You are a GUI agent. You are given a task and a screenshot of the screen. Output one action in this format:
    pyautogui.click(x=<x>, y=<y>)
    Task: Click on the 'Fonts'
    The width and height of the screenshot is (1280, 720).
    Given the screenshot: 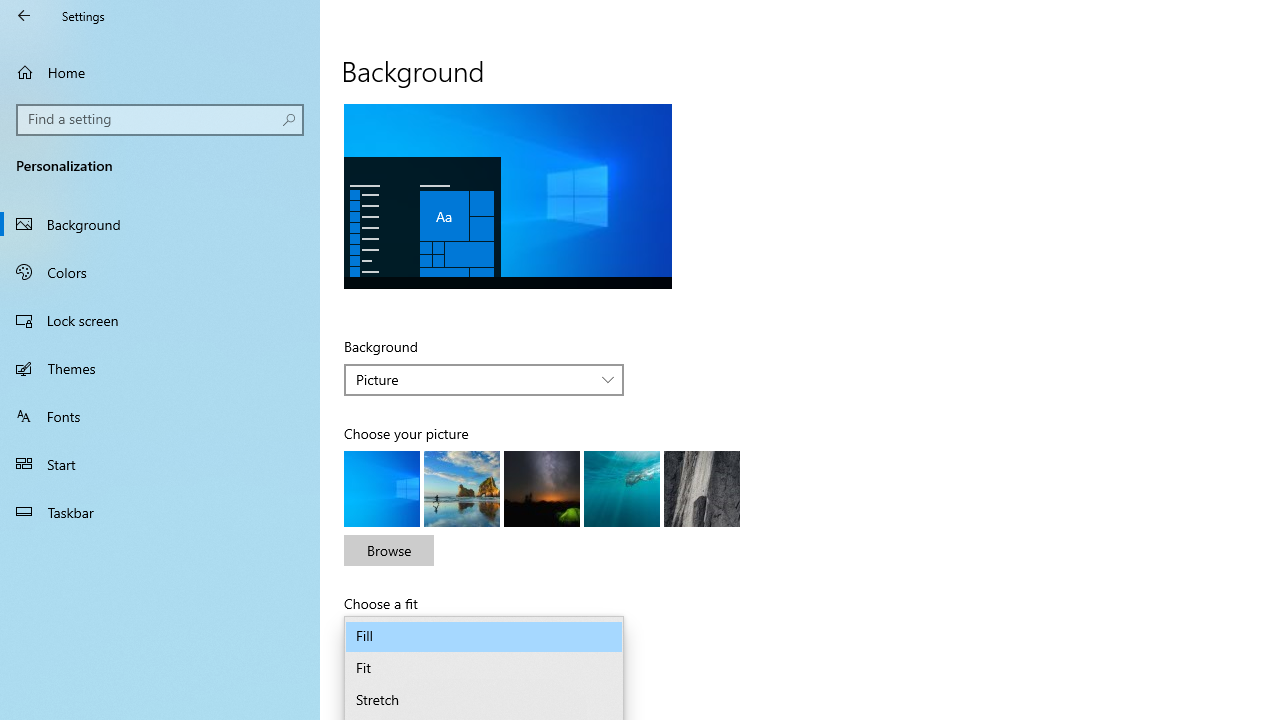 What is the action you would take?
    pyautogui.click(x=160, y=414)
    